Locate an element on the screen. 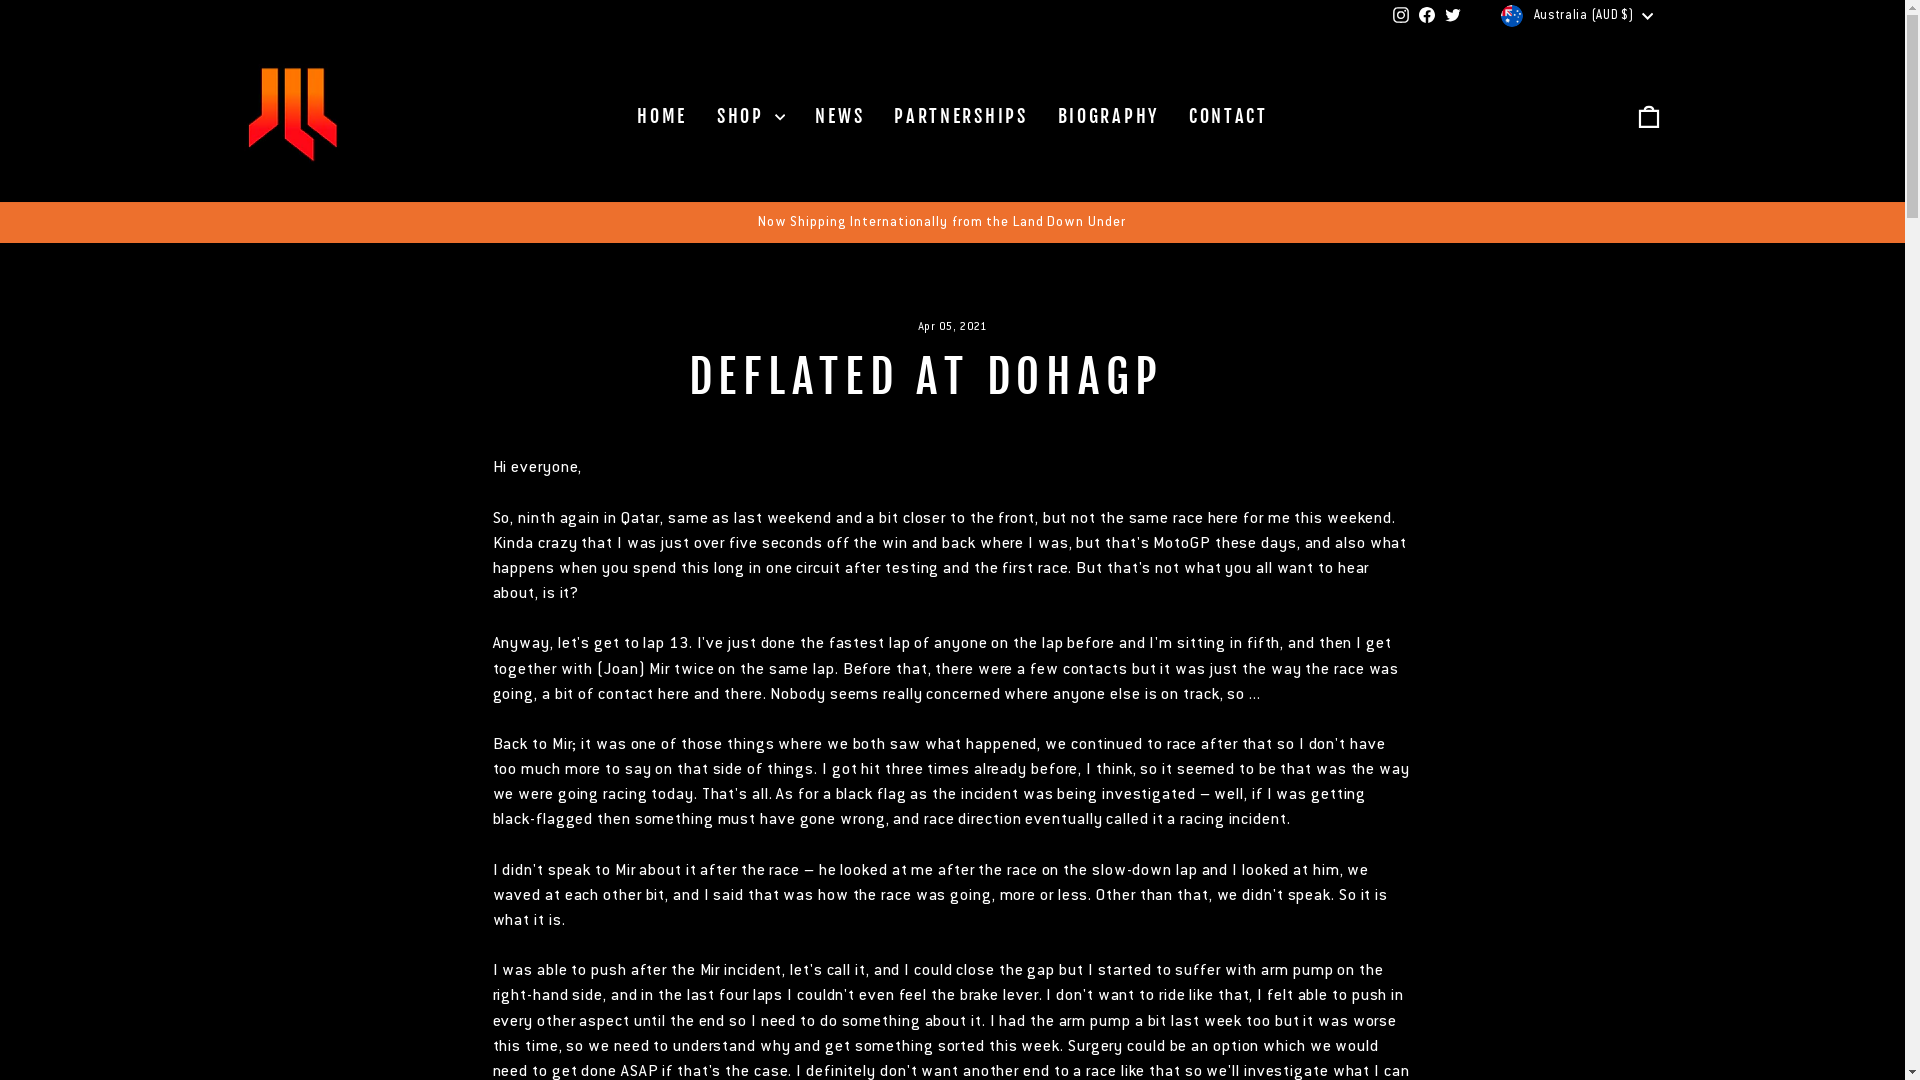 This screenshot has height=1080, width=1920. 'Australia (AUD $)' is located at coordinates (1496, 15).